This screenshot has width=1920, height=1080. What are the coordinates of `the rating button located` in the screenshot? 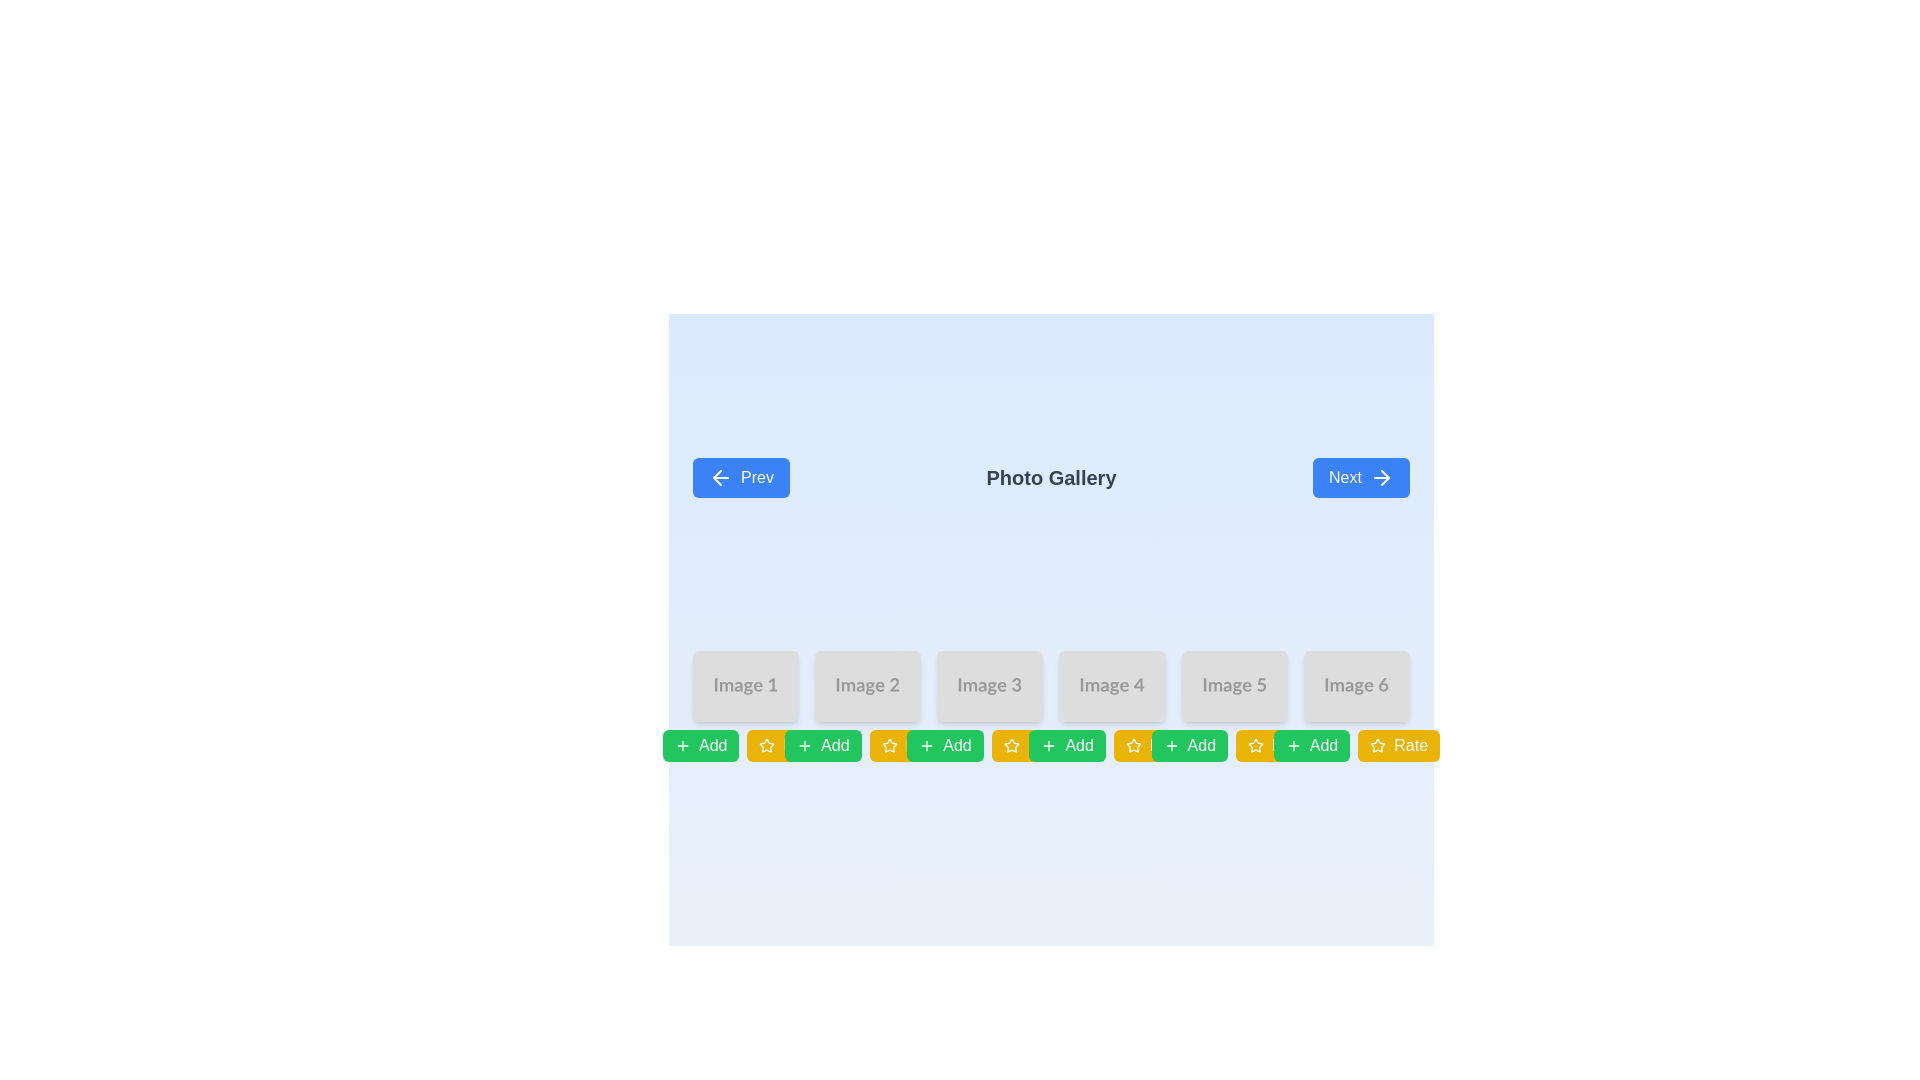 It's located at (1111, 745).